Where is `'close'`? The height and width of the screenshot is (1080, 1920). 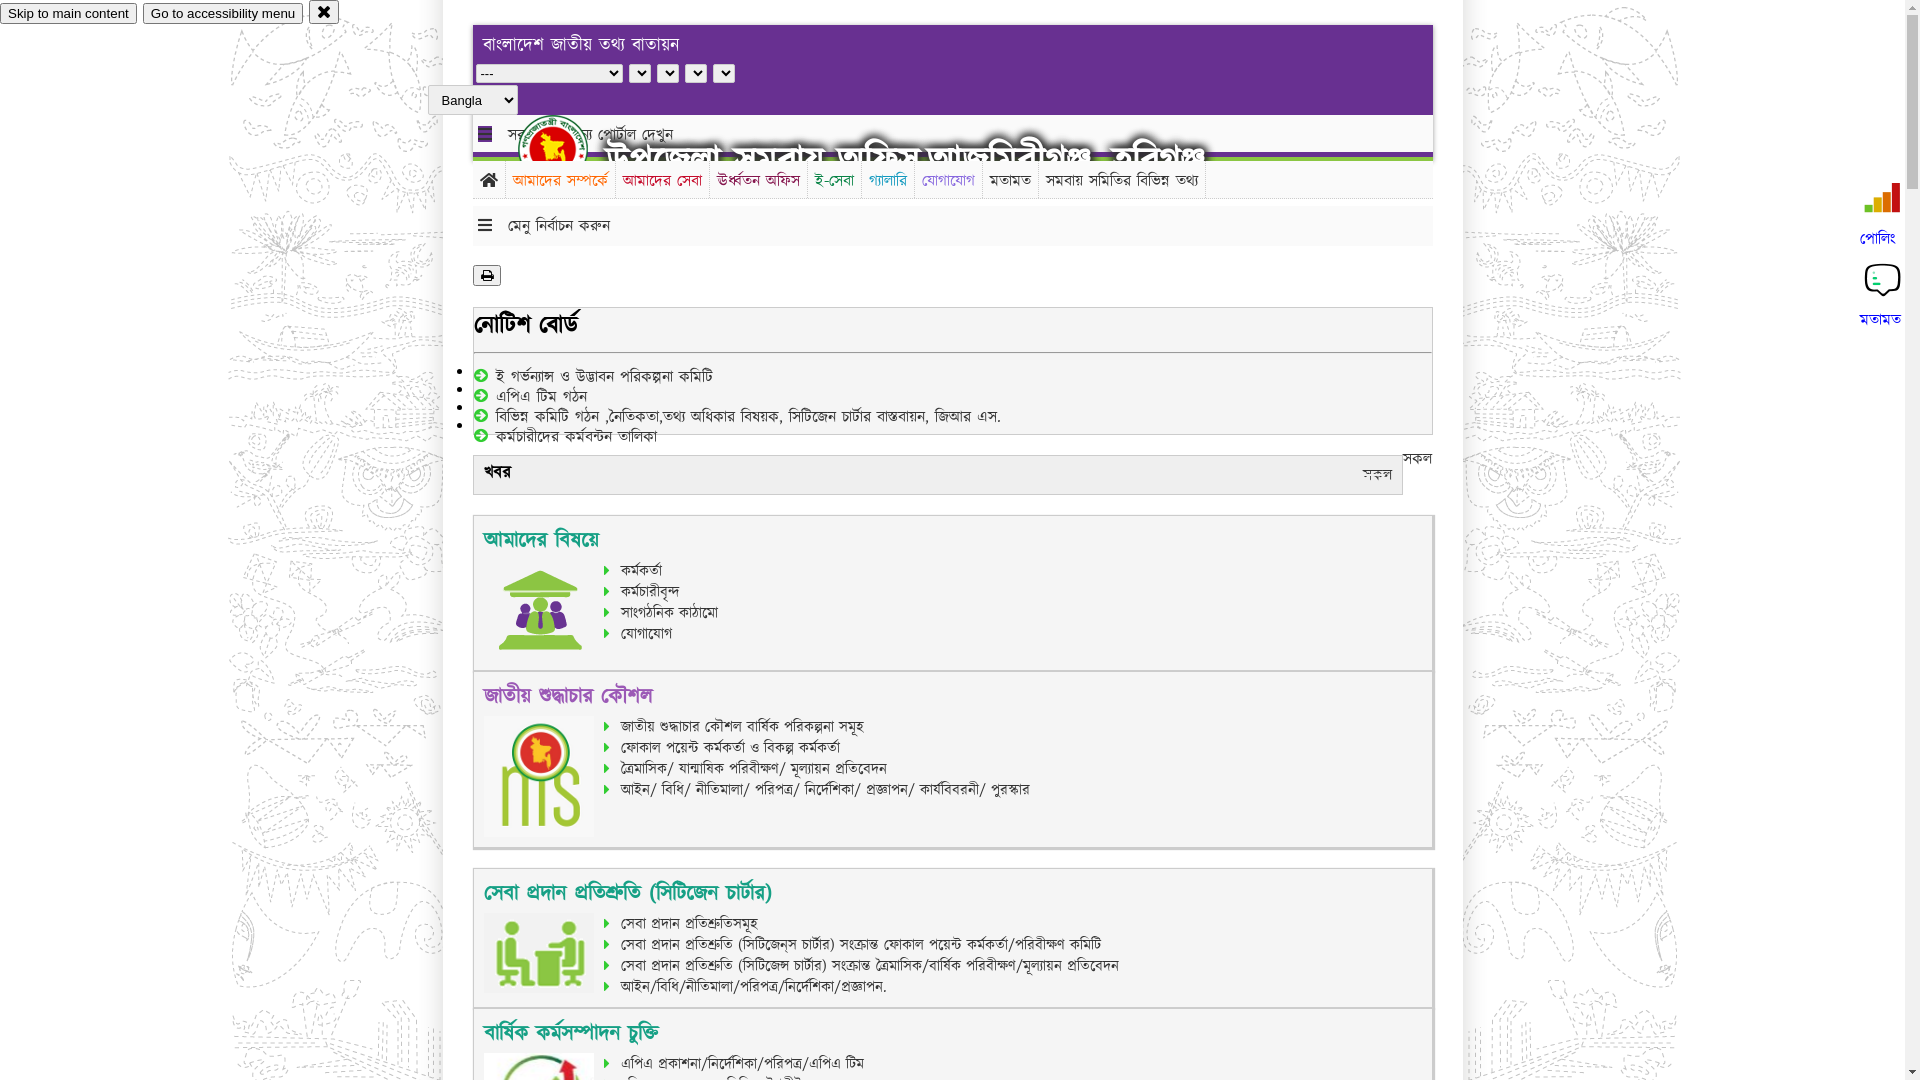 'close' is located at coordinates (324, 11).